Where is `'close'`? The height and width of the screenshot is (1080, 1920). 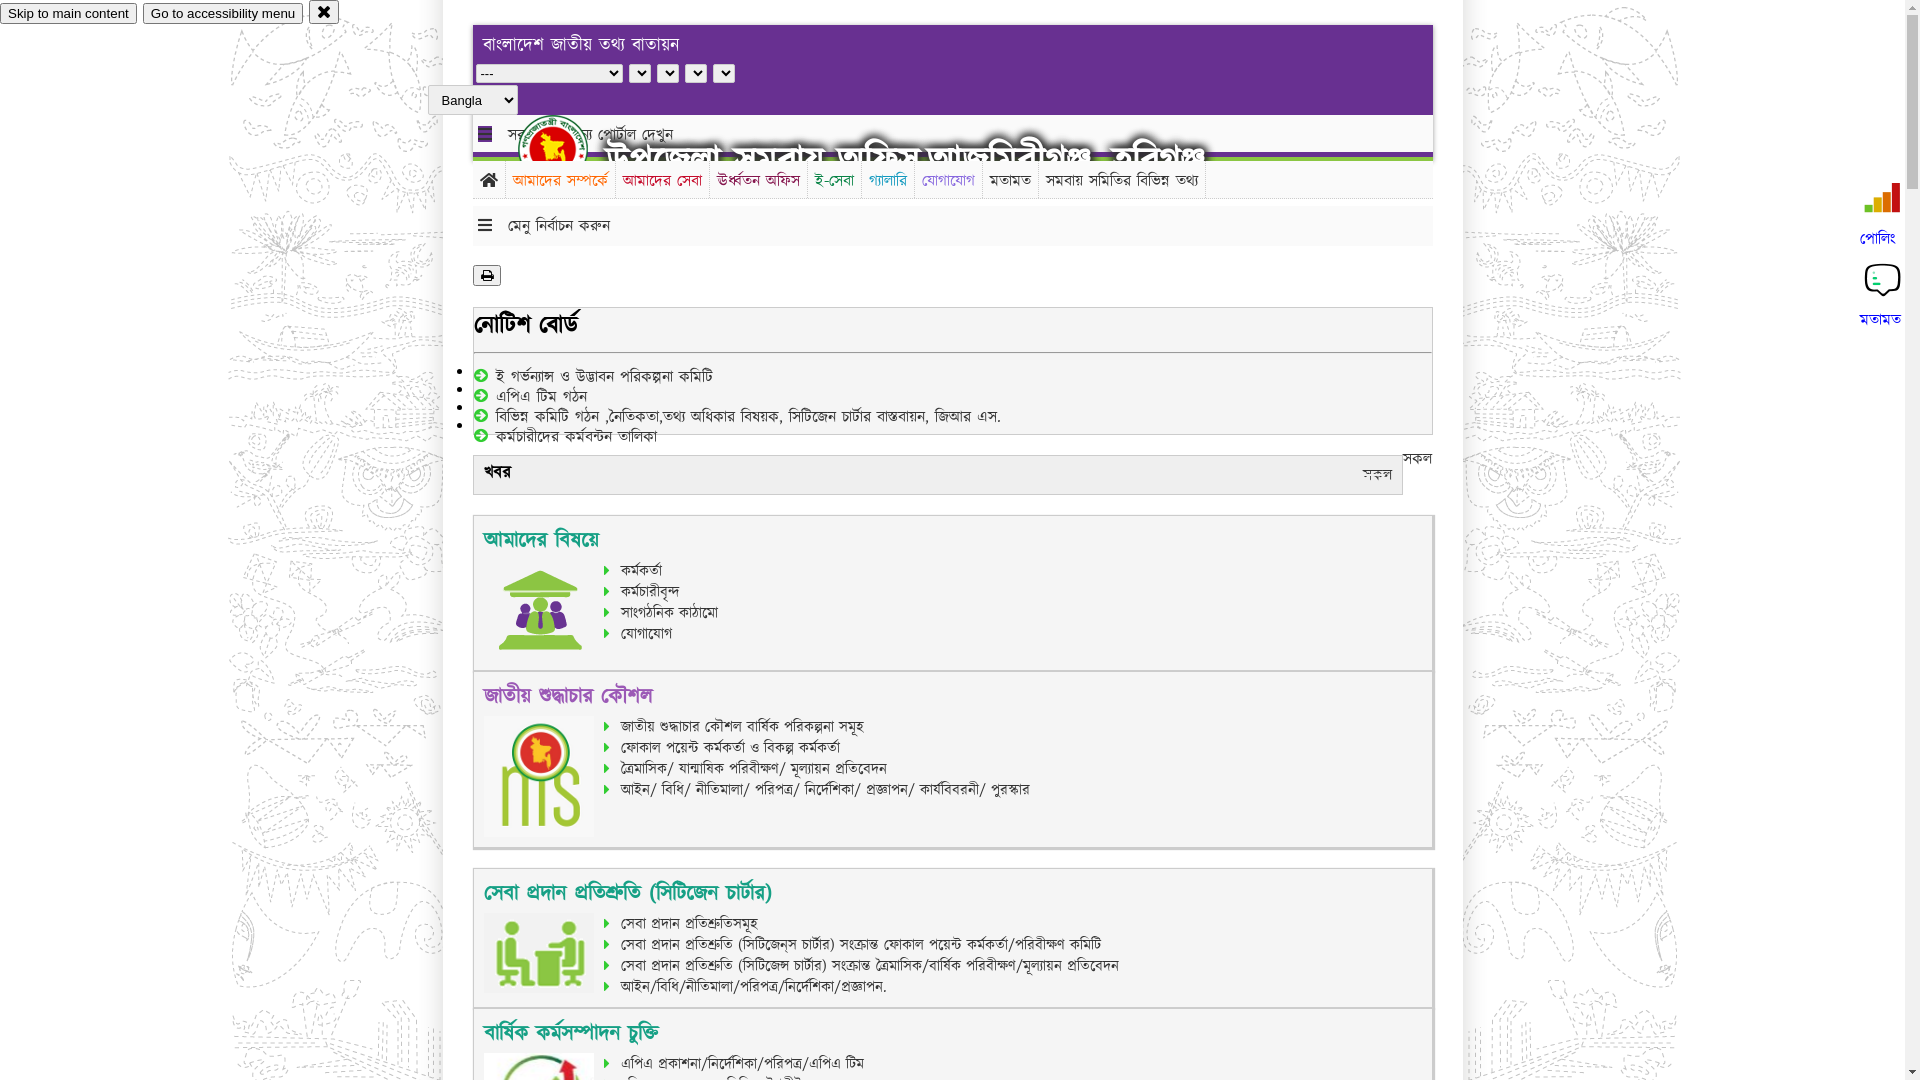 'close' is located at coordinates (324, 11).